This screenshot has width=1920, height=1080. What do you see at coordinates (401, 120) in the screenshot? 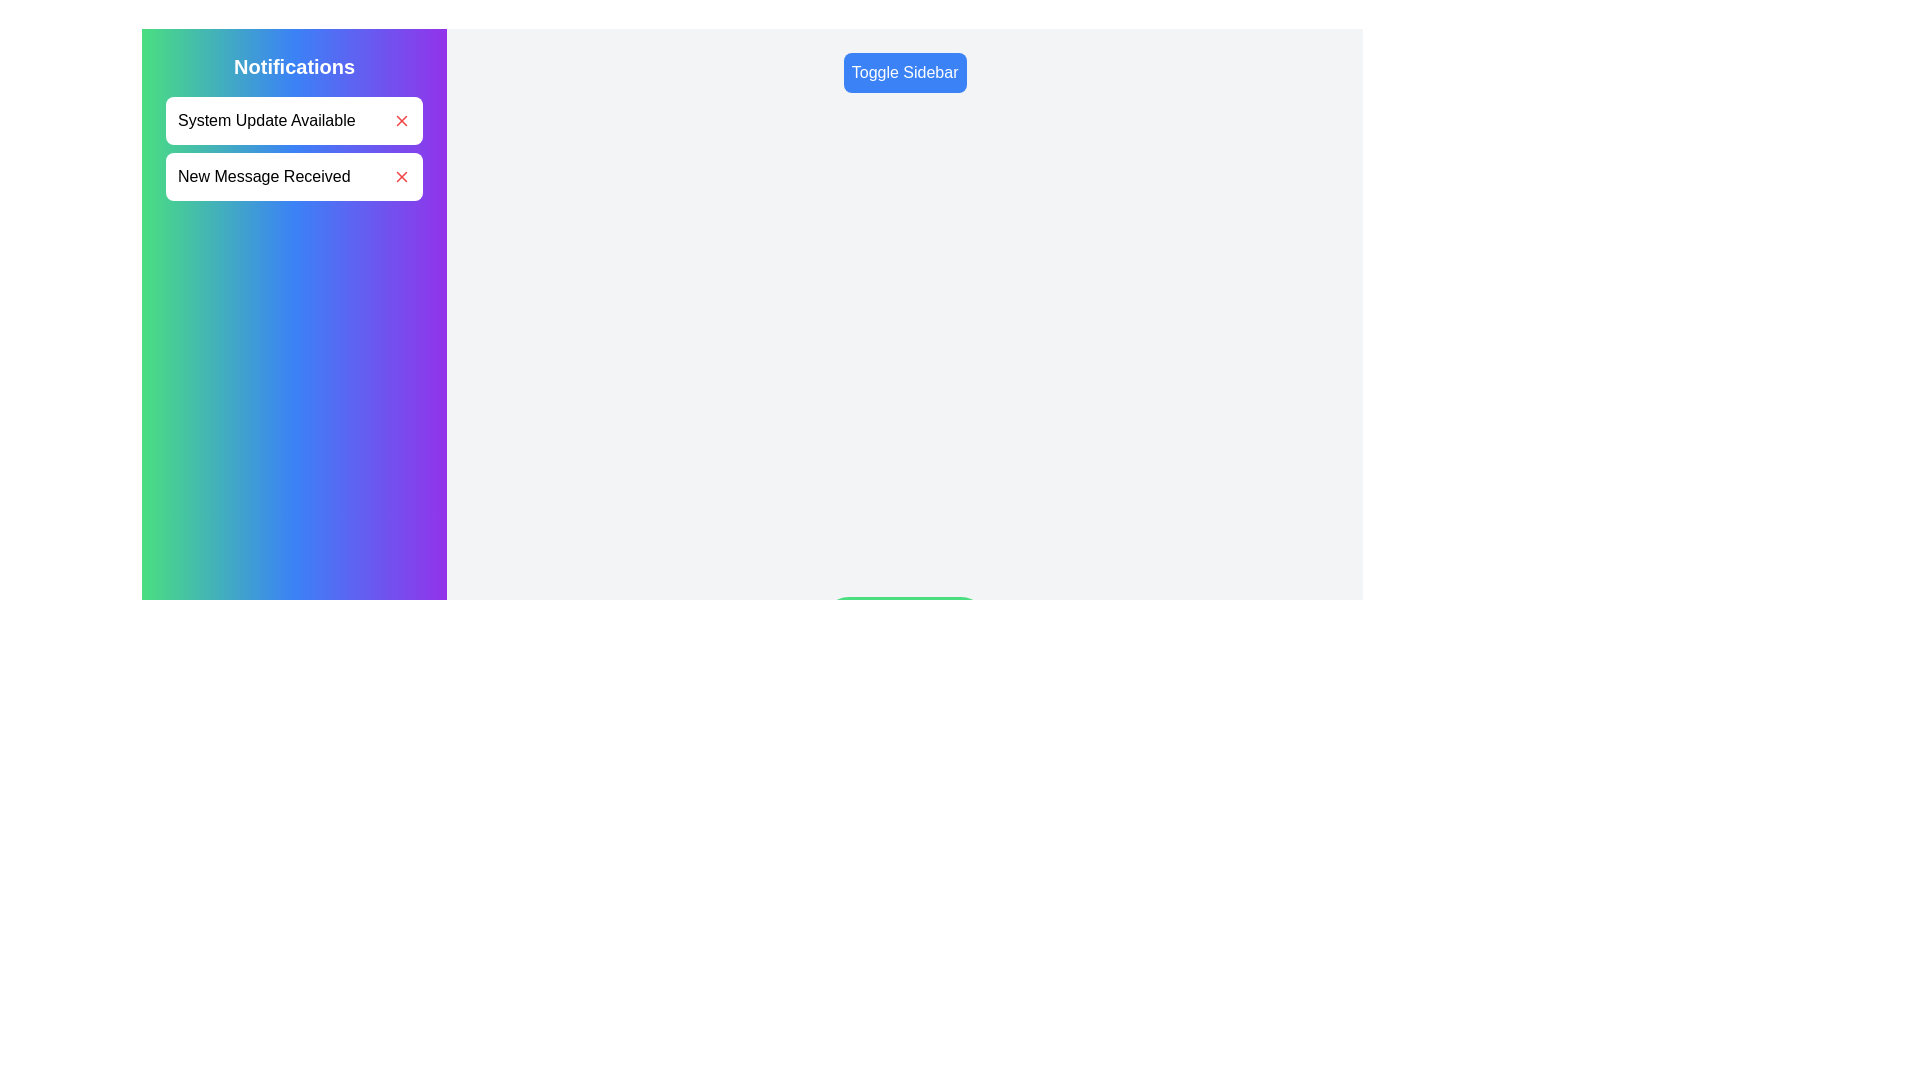
I see `the small red 'X' icon button located to the right of the 'System Update Available' text in the first notification on the sidebar to observe the hover effect` at bounding box center [401, 120].